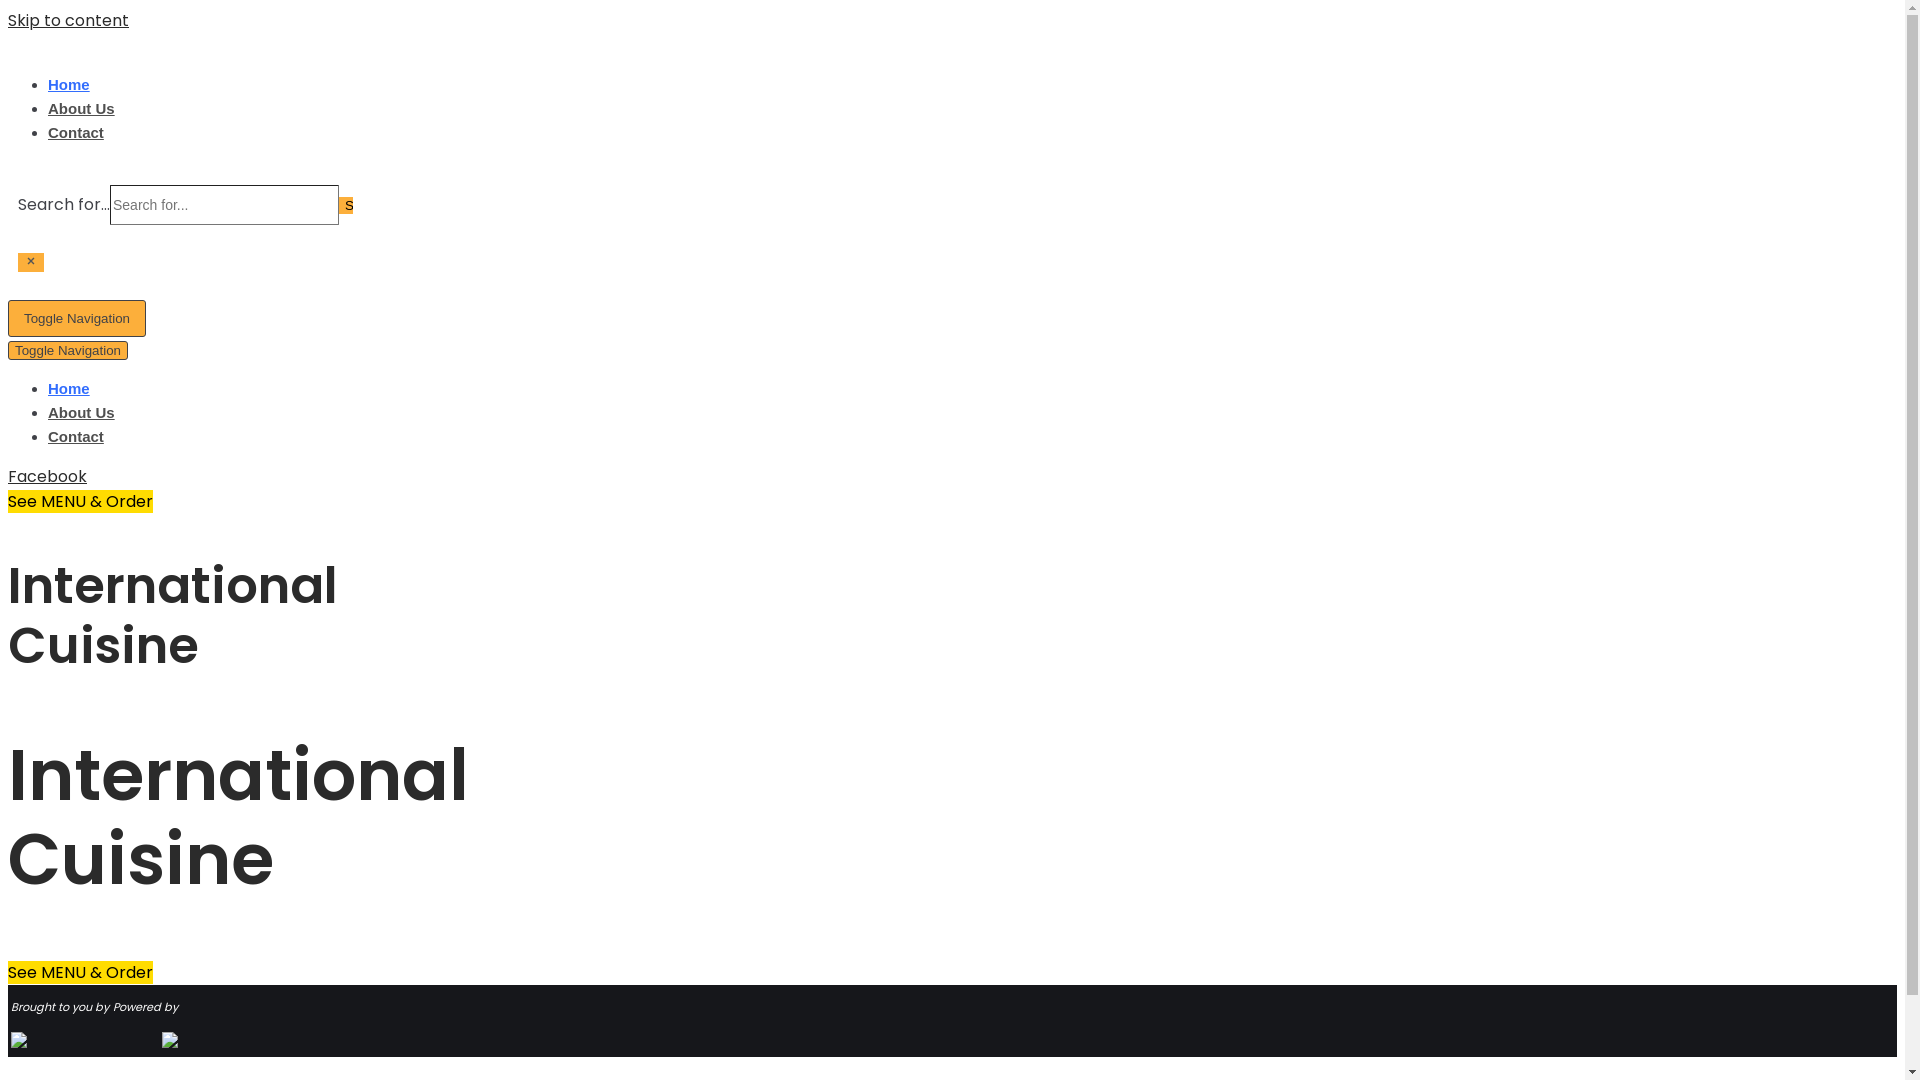 Image resolution: width=1920 pixels, height=1080 pixels. What do you see at coordinates (67, 349) in the screenshot?
I see `'Toggle Navigation'` at bounding box center [67, 349].